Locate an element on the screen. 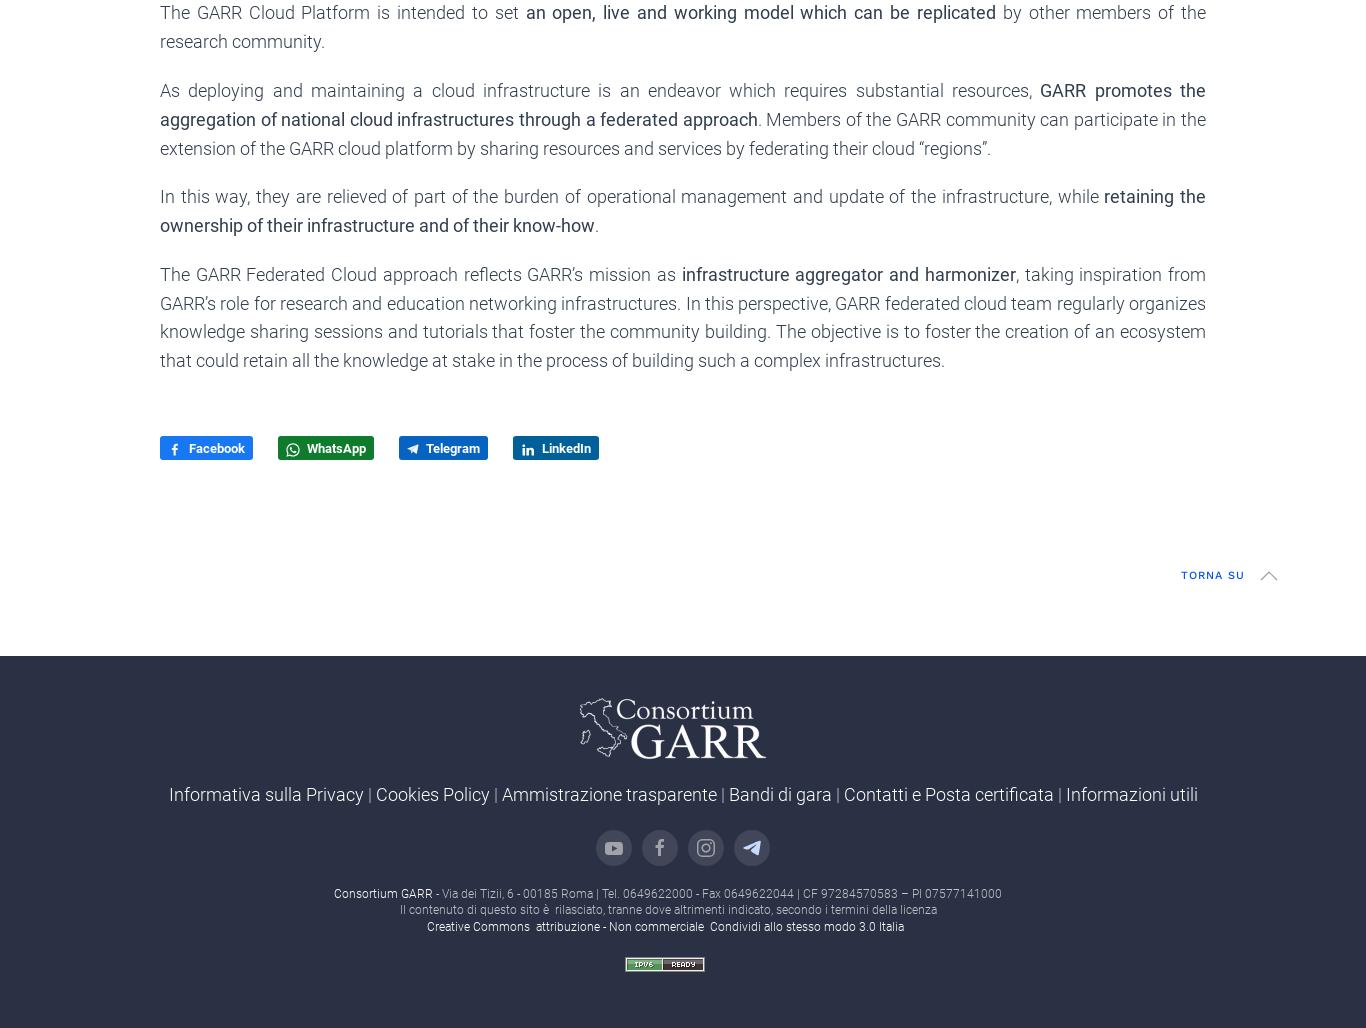 The image size is (1366, 1028). 'The GARR Federated Cloud approach reflects GARR’s mission as' is located at coordinates (419, 273).